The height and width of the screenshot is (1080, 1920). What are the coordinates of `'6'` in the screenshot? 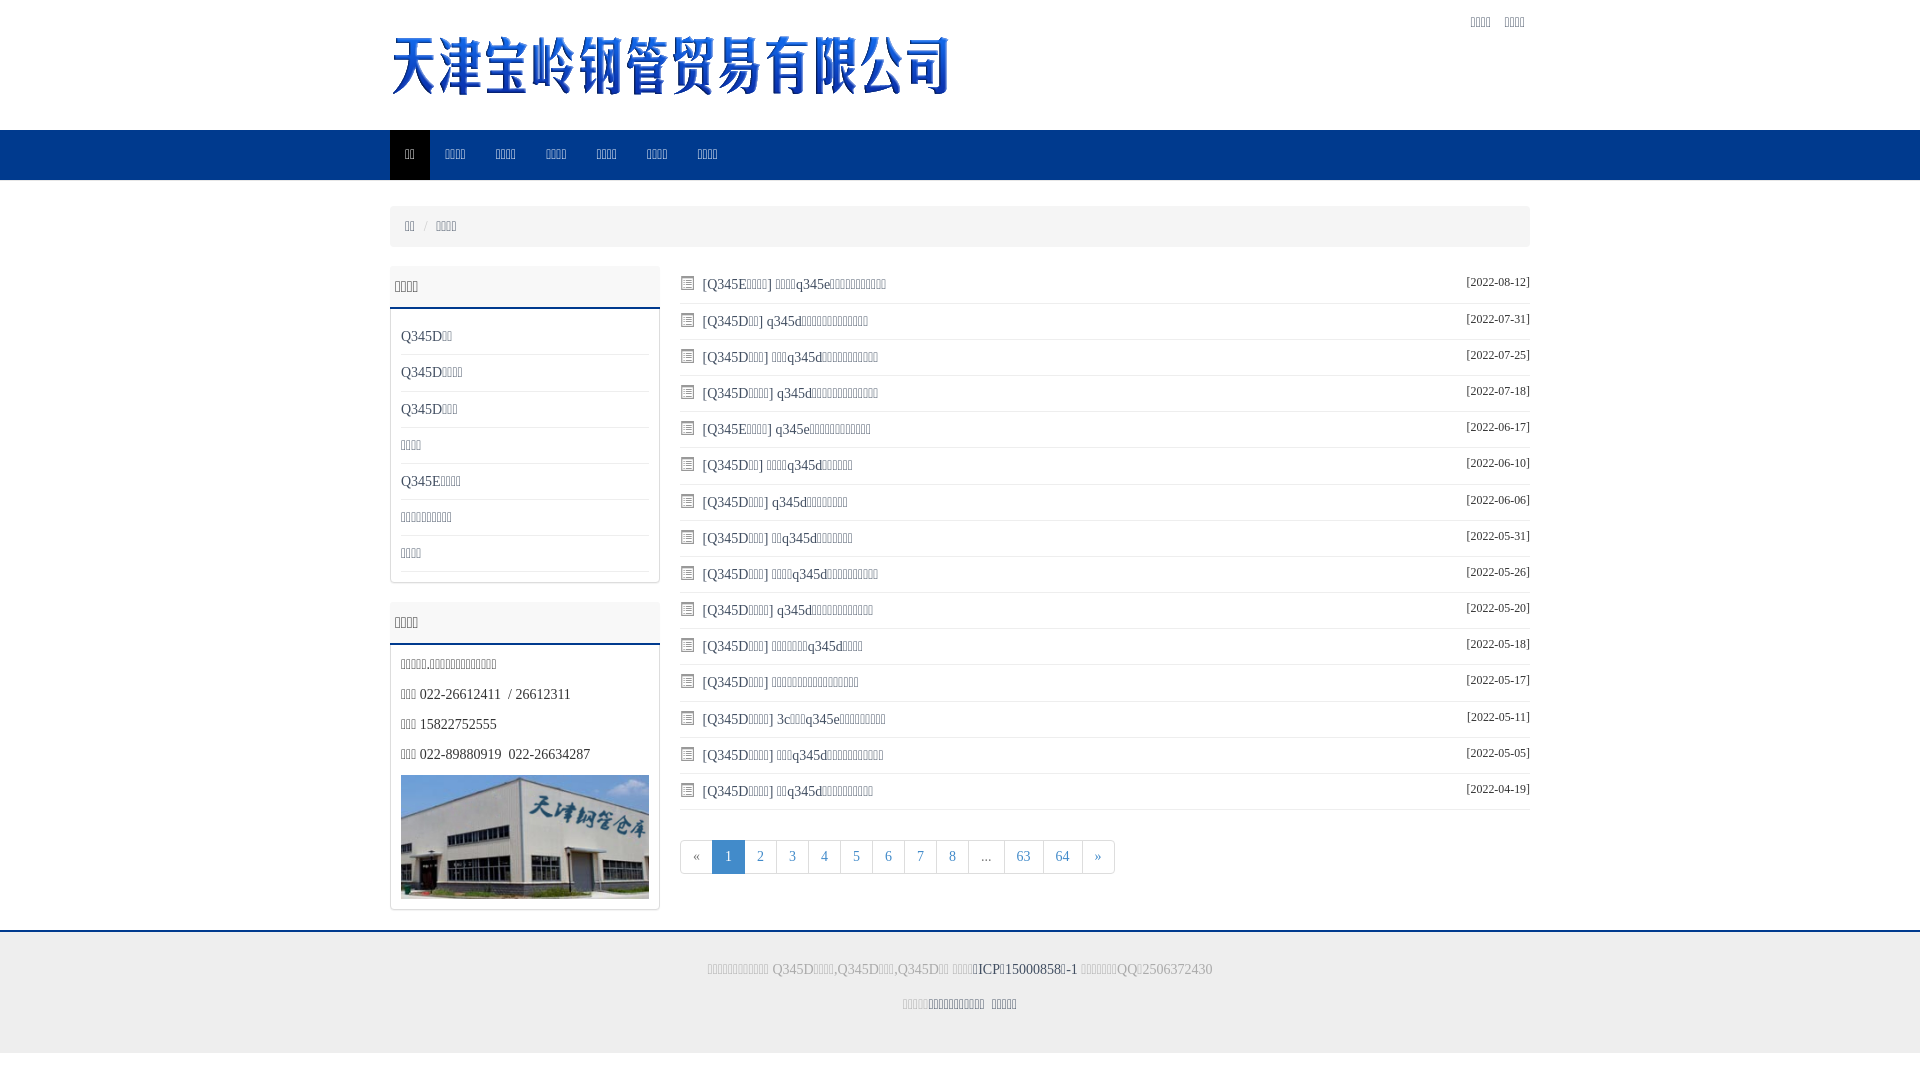 It's located at (887, 855).